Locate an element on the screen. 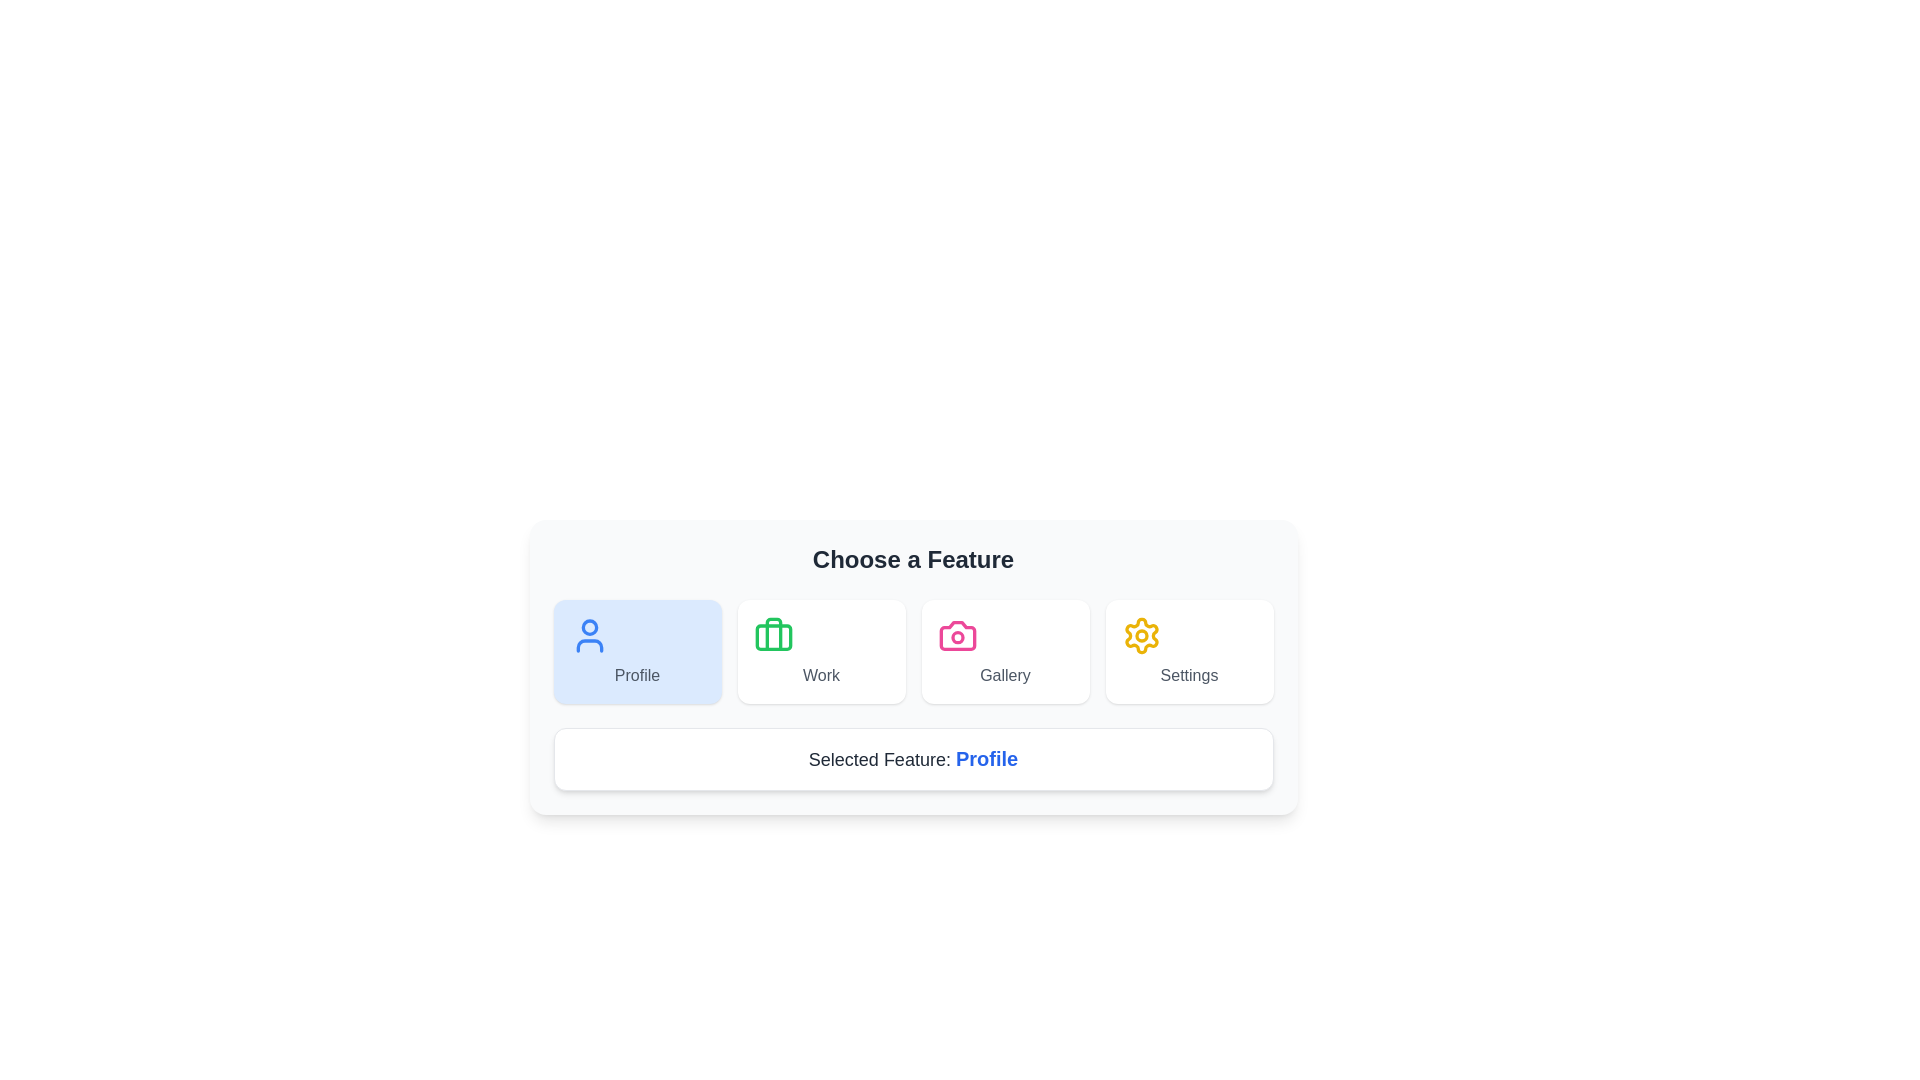 The height and width of the screenshot is (1080, 1920). the vibrant pink camera icon located within the 'Gallery' card for selection is located at coordinates (956, 636).